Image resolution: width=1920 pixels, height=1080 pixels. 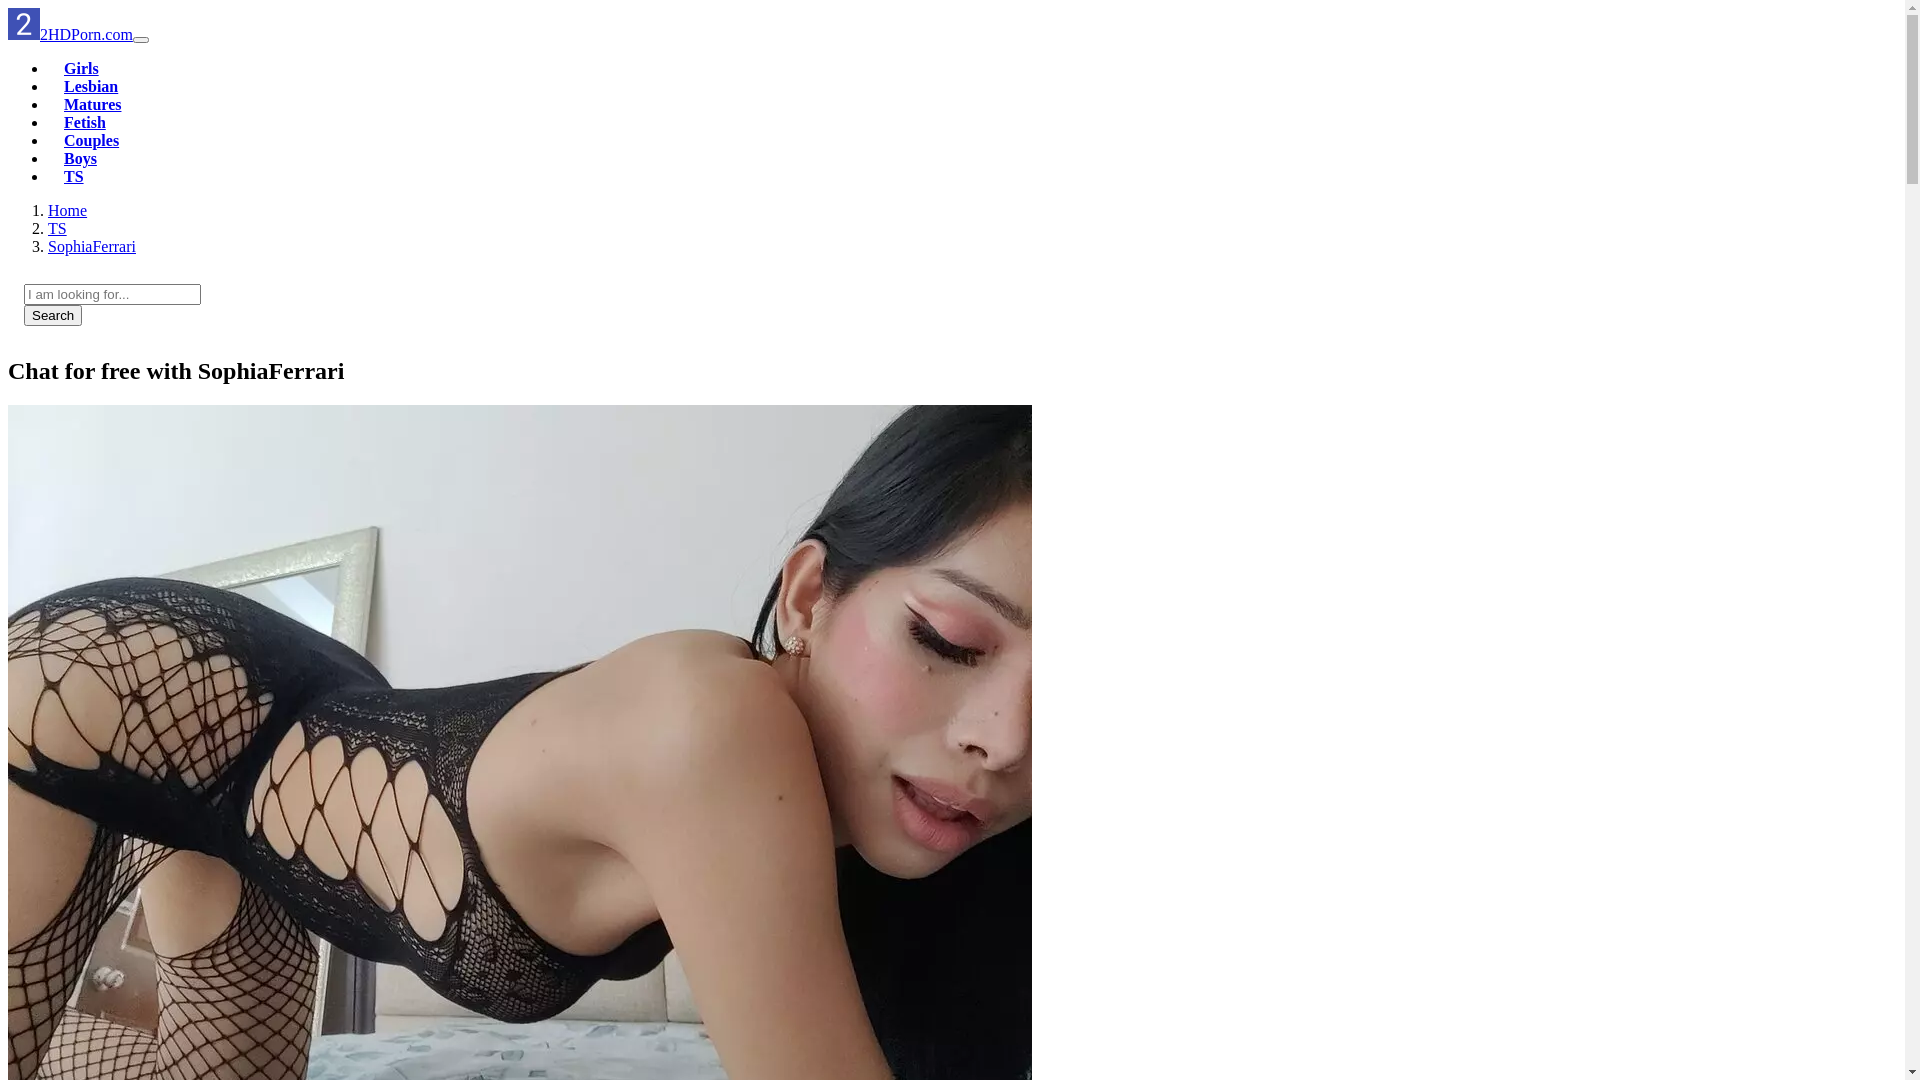 I want to click on 'Fetish', so click(x=84, y=122).